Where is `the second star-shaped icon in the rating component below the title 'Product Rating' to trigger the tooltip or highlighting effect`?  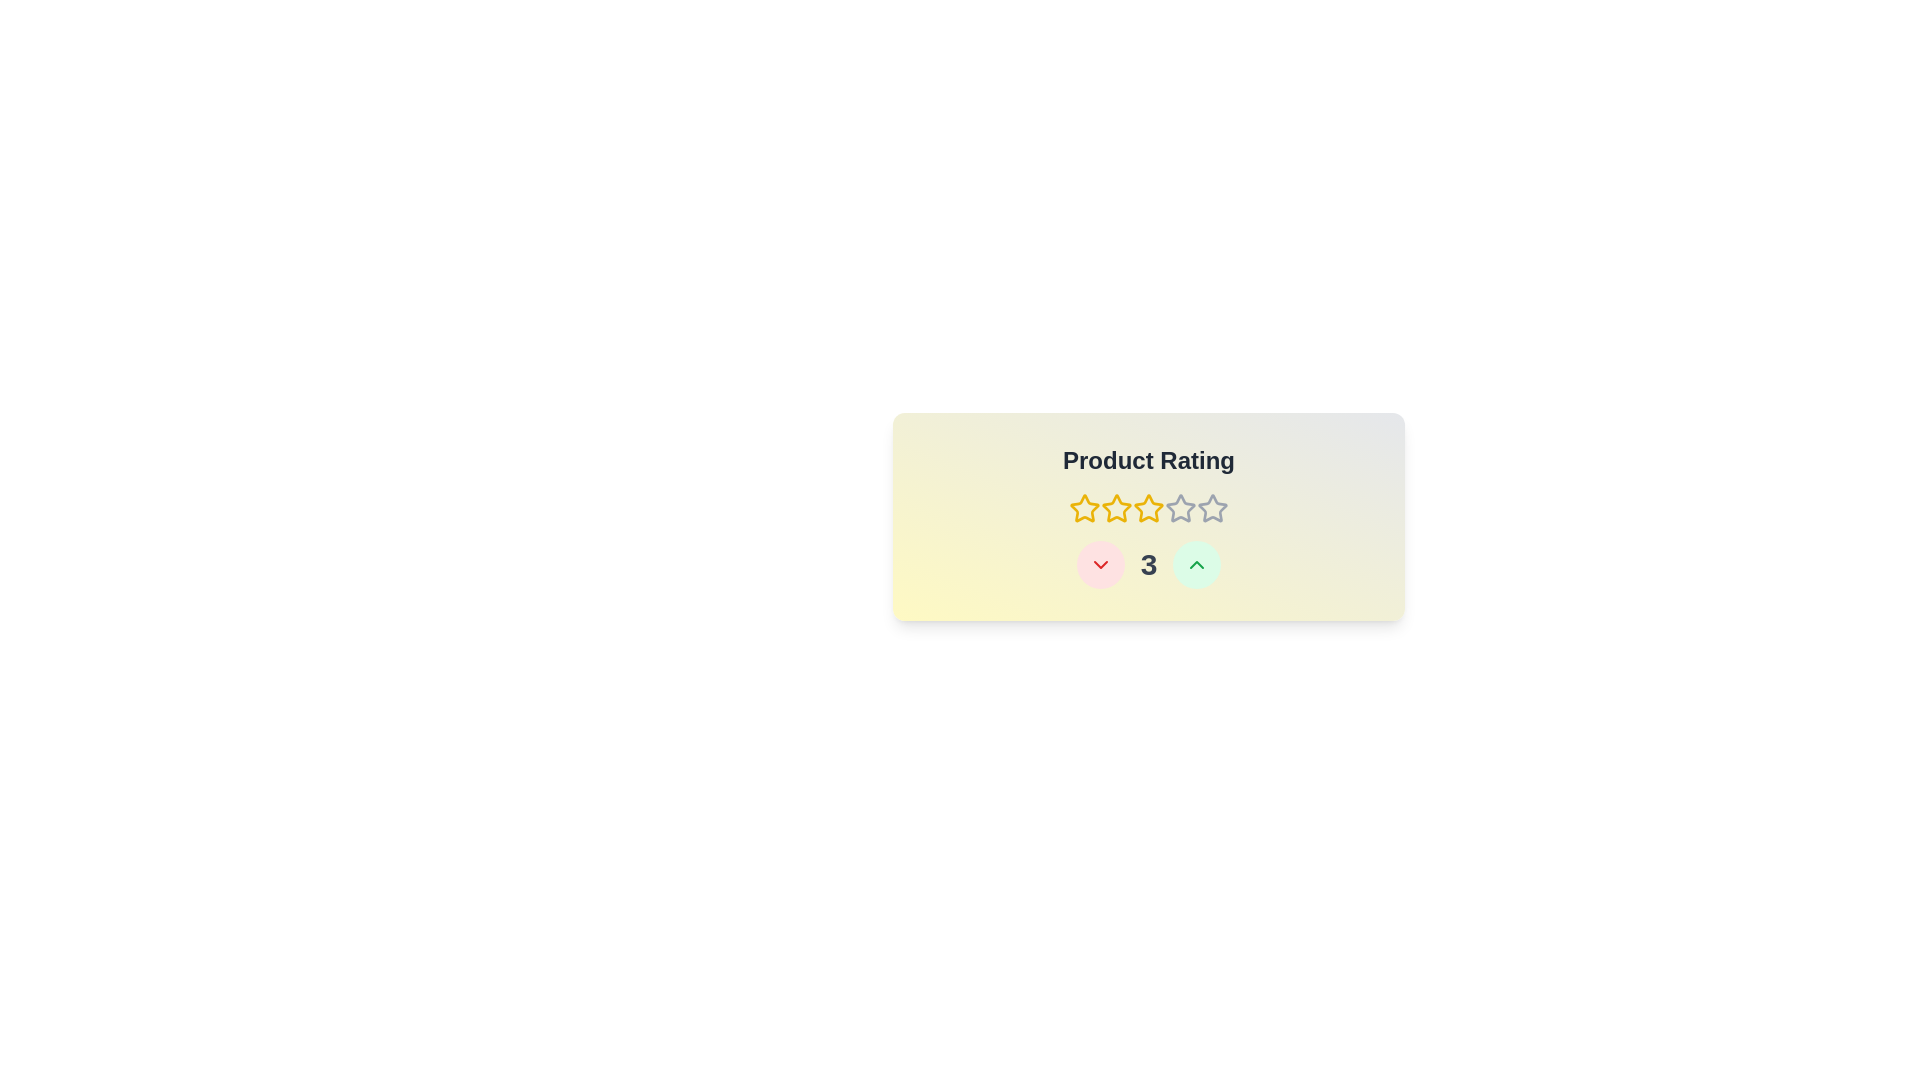 the second star-shaped icon in the rating component below the title 'Product Rating' to trigger the tooltip or highlighting effect is located at coordinates (1116, 507).